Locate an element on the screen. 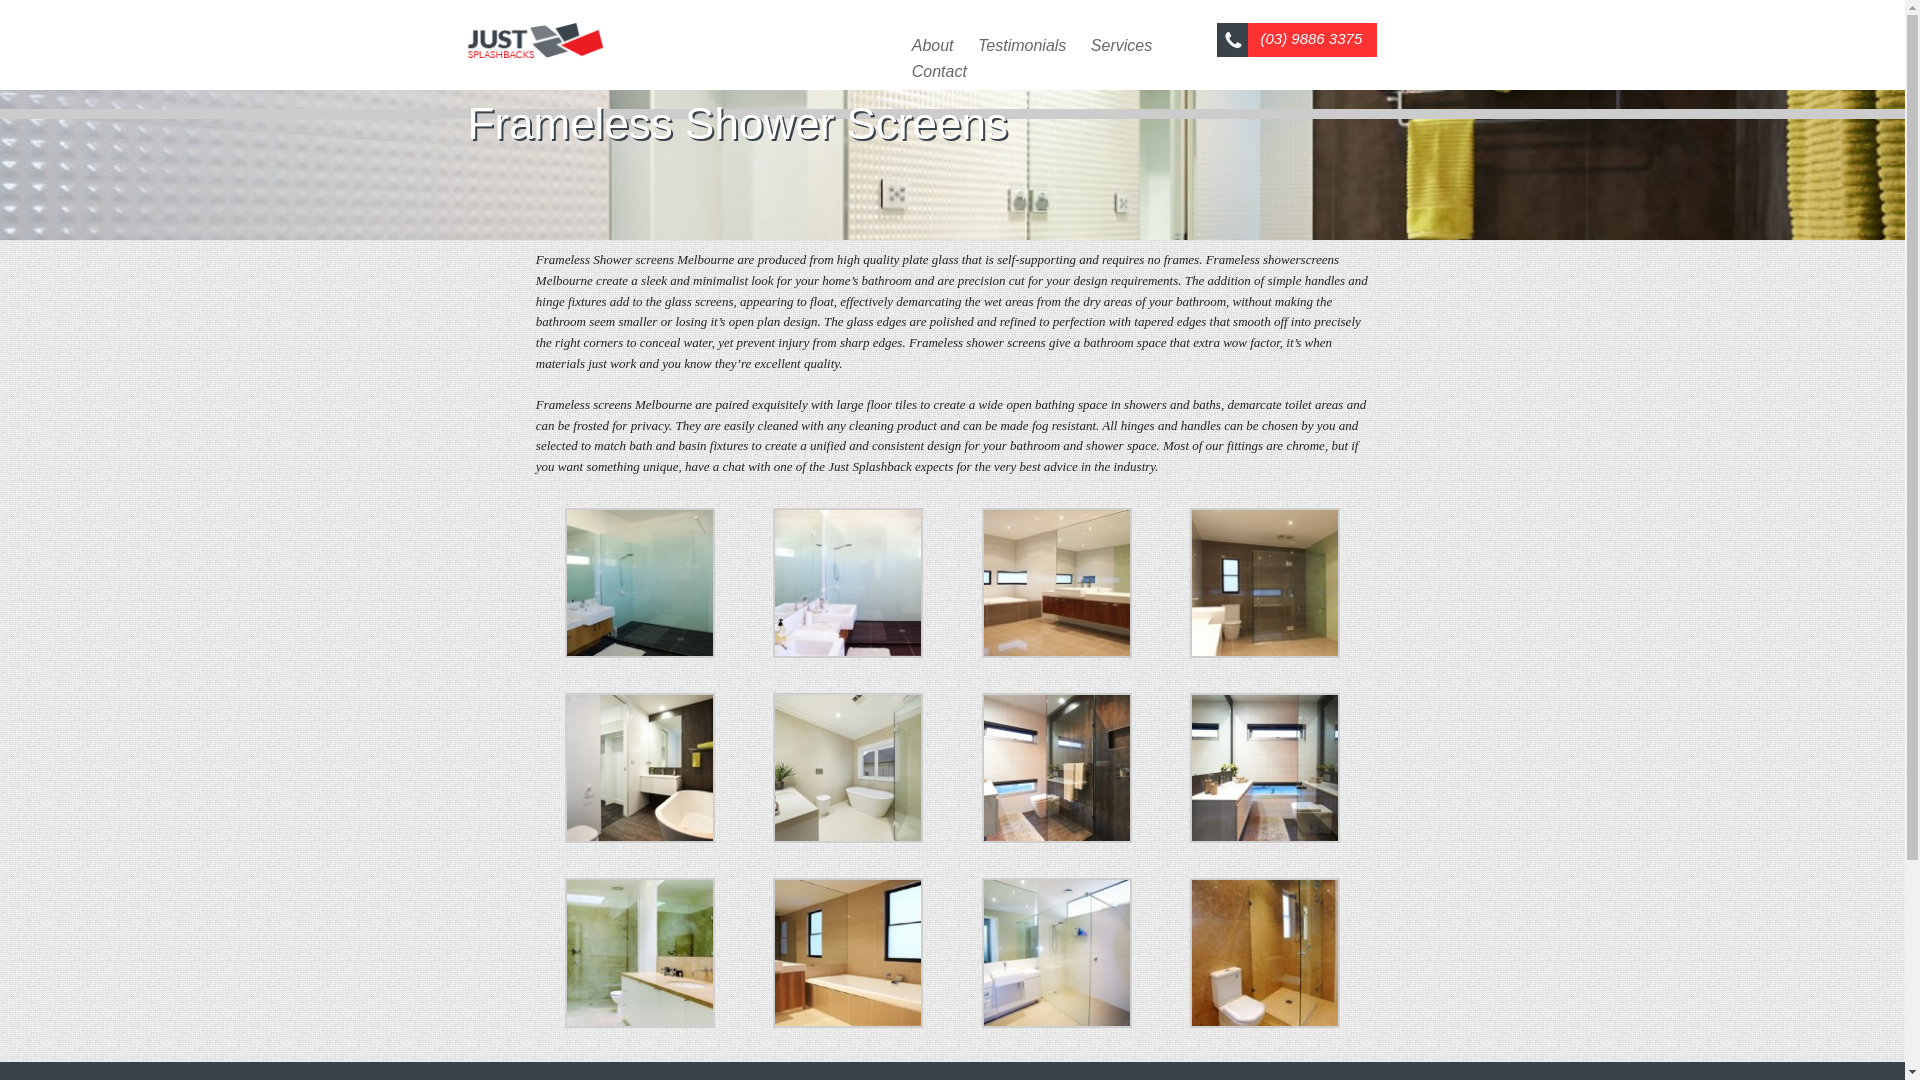 This screenshot has width=1920, height=1080. 'Just Splashbacks' is located at coordinates (536, 34).